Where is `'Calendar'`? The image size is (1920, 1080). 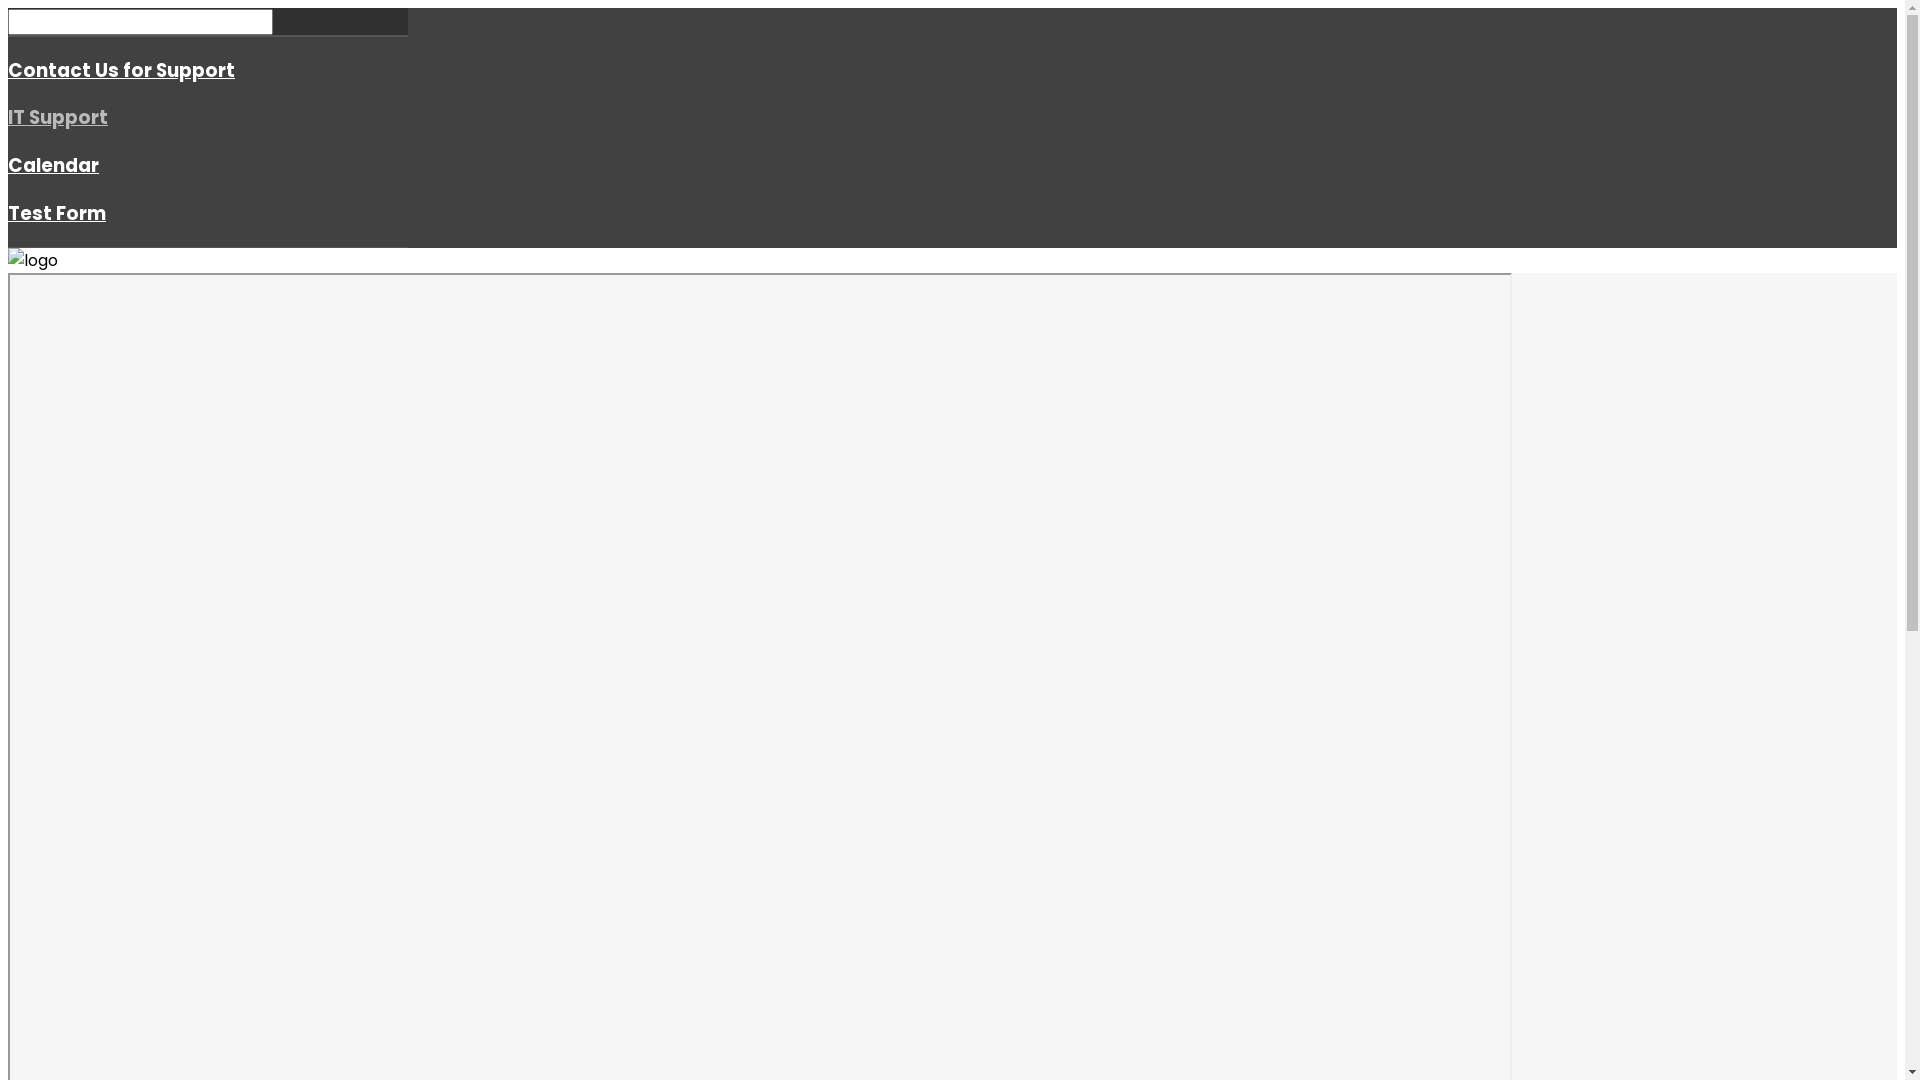 'Calendar' is located at coordinates (53, 164).